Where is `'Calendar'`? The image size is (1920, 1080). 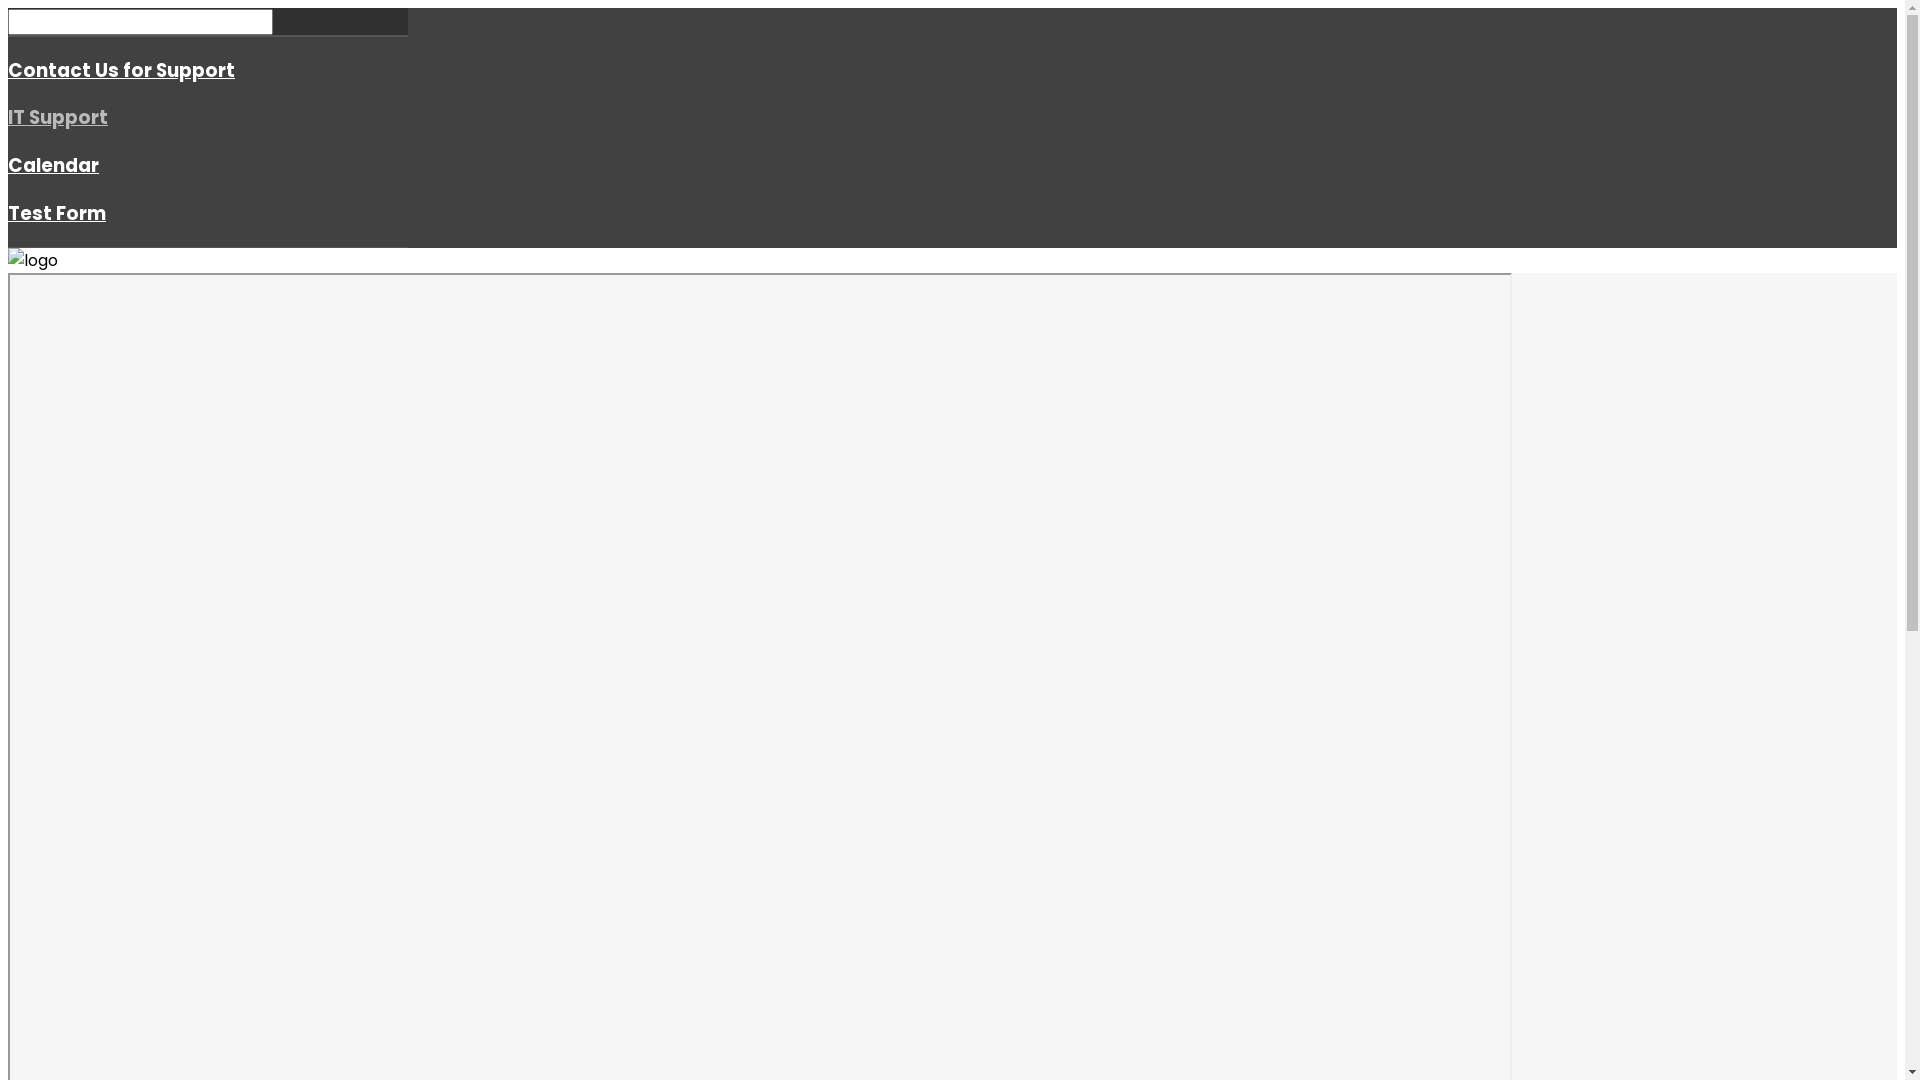 'Calendar' is located at coordinates (53, 164).